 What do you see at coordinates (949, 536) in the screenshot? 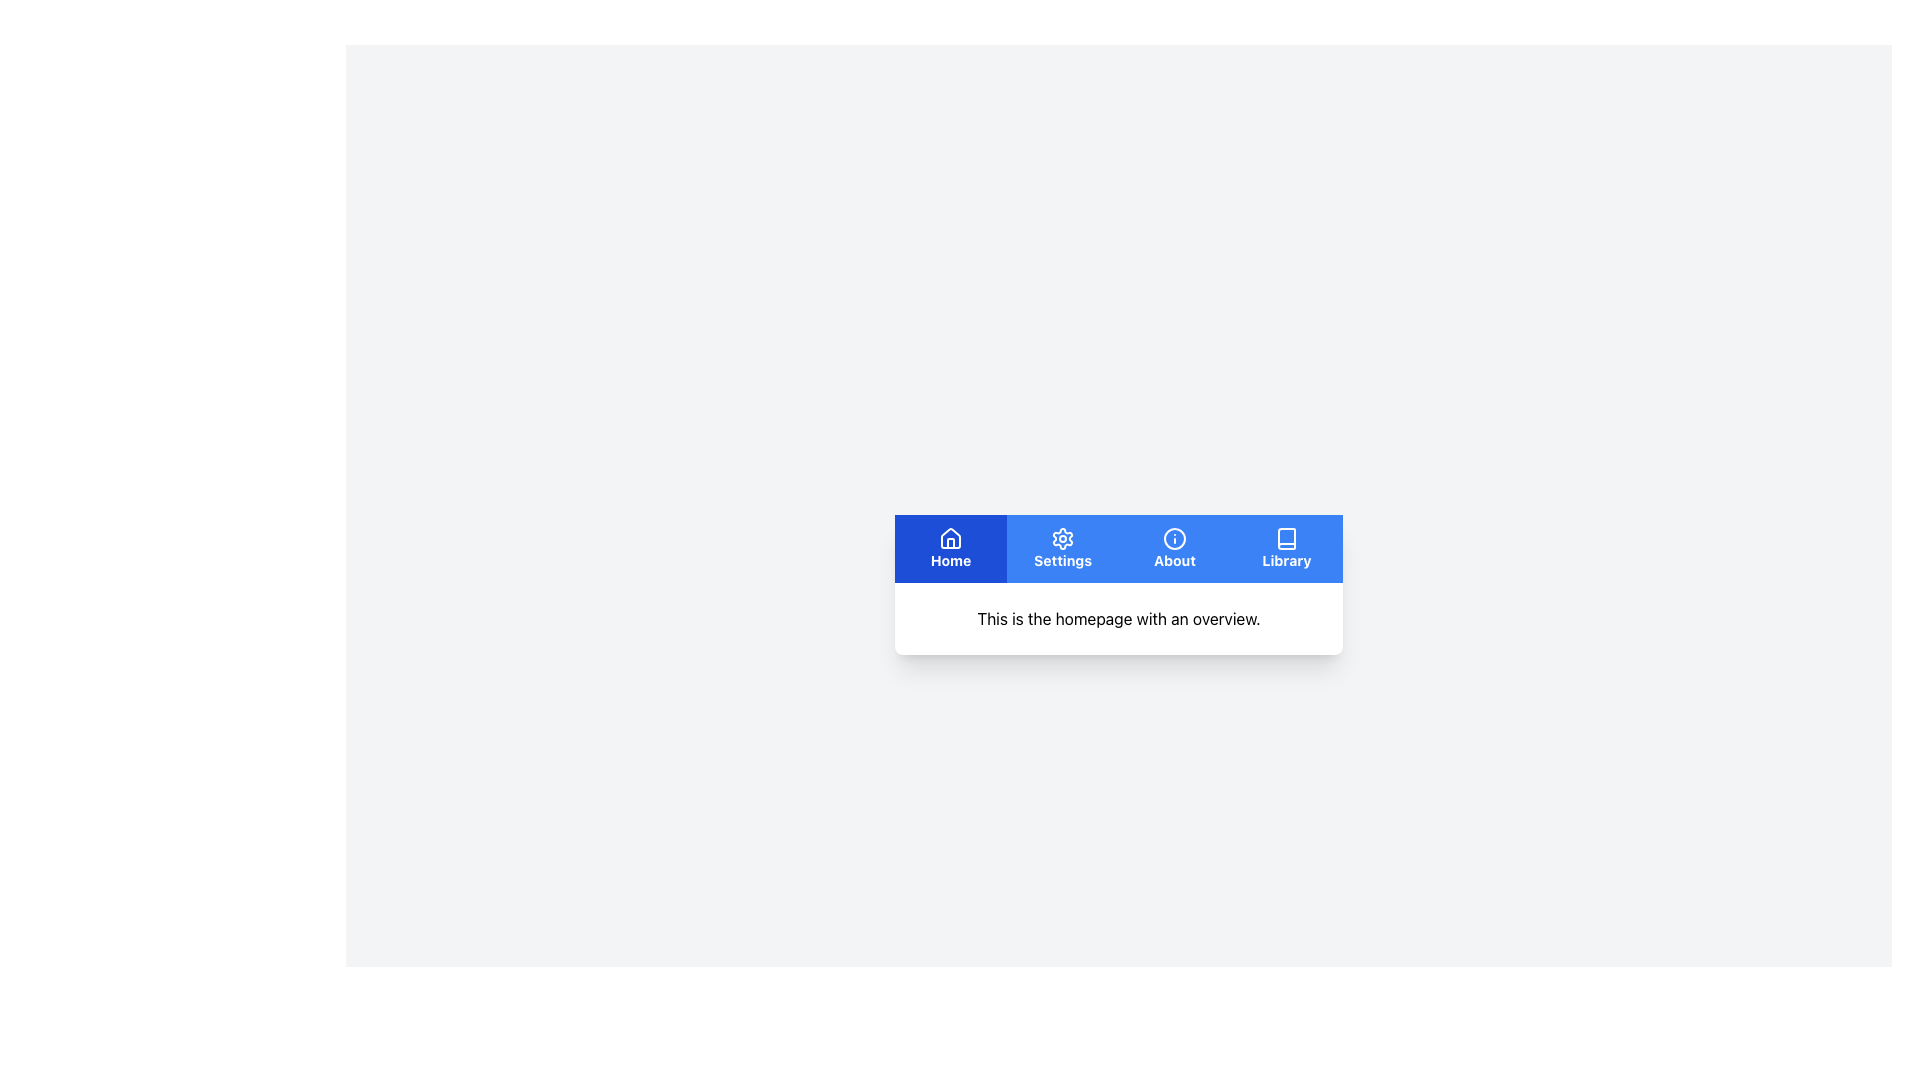
I see `the house-like icon in the navigation bar` at bounding box center [949, 536].